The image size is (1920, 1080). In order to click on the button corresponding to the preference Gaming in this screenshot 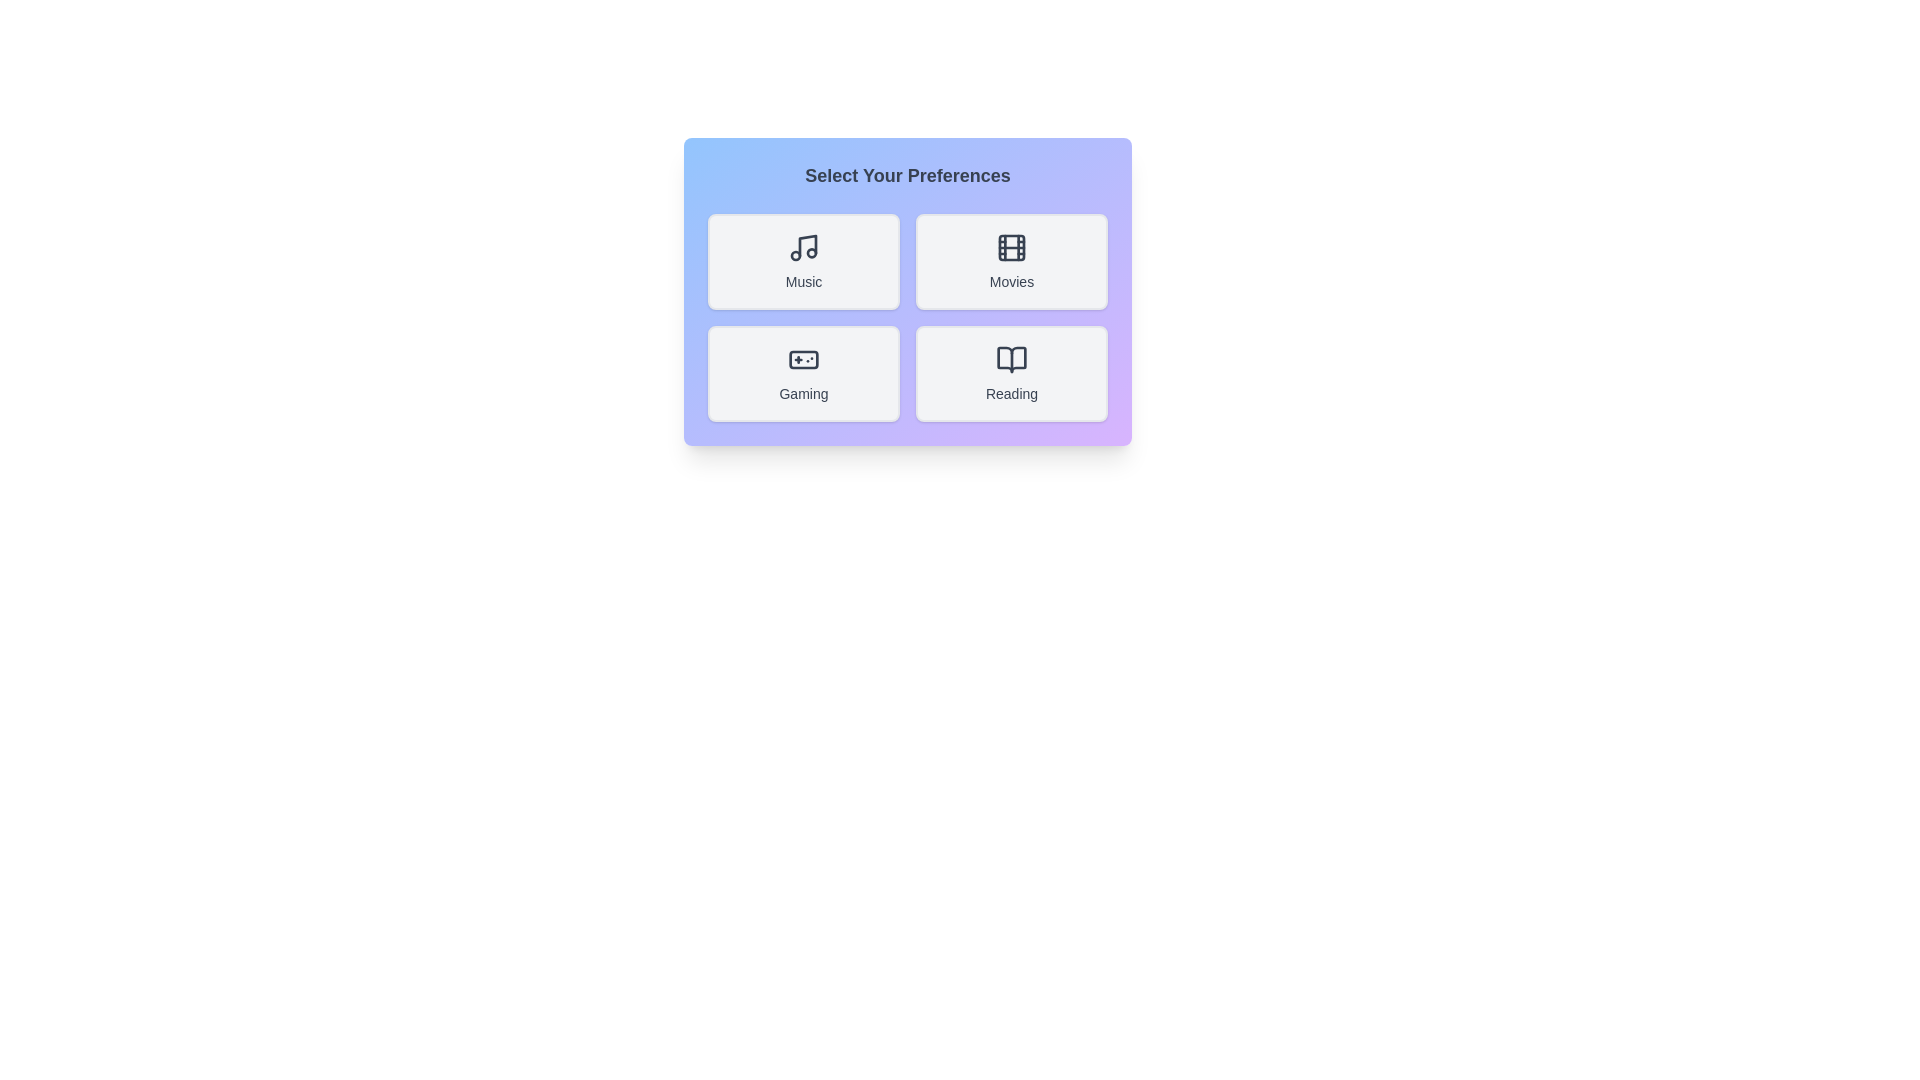, I will do `click(804, 374)`.